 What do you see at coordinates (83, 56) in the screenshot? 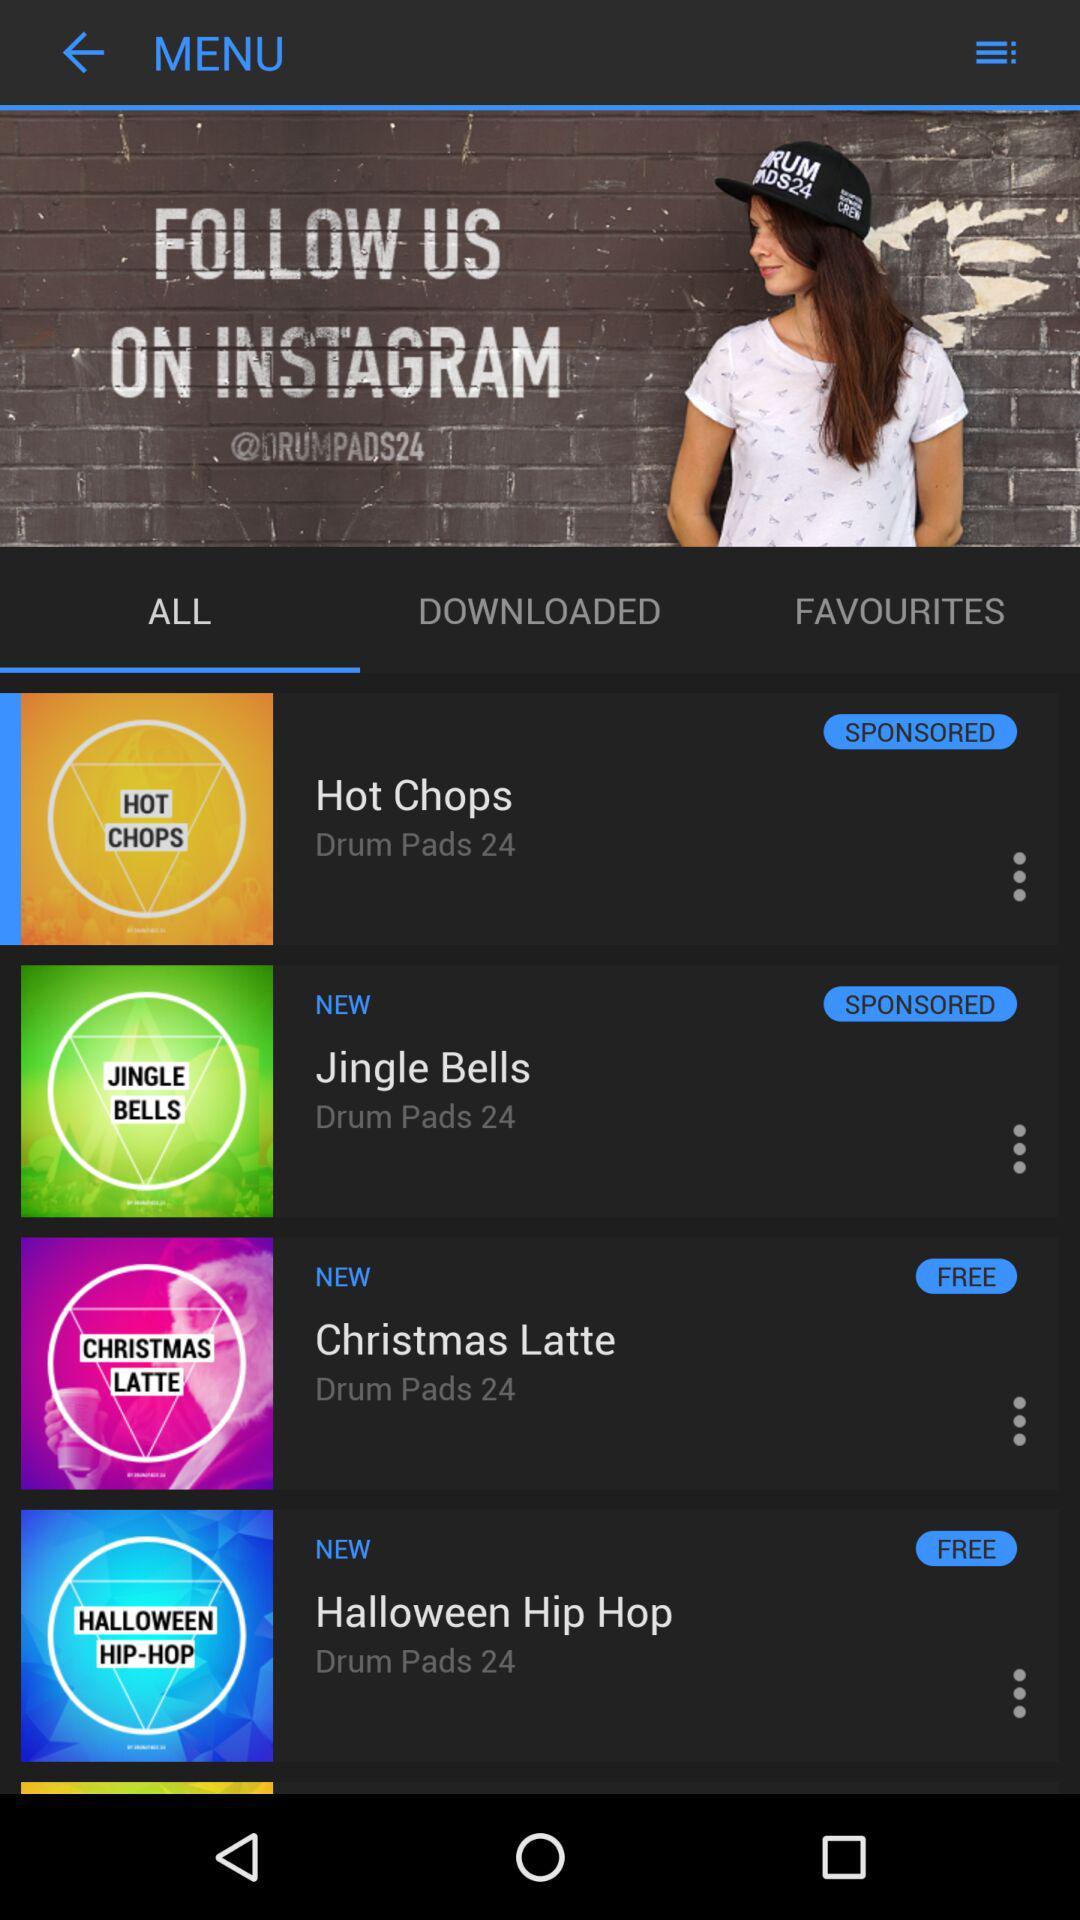
I see `the arrow_backward icon` at bounding box center [83, 56].